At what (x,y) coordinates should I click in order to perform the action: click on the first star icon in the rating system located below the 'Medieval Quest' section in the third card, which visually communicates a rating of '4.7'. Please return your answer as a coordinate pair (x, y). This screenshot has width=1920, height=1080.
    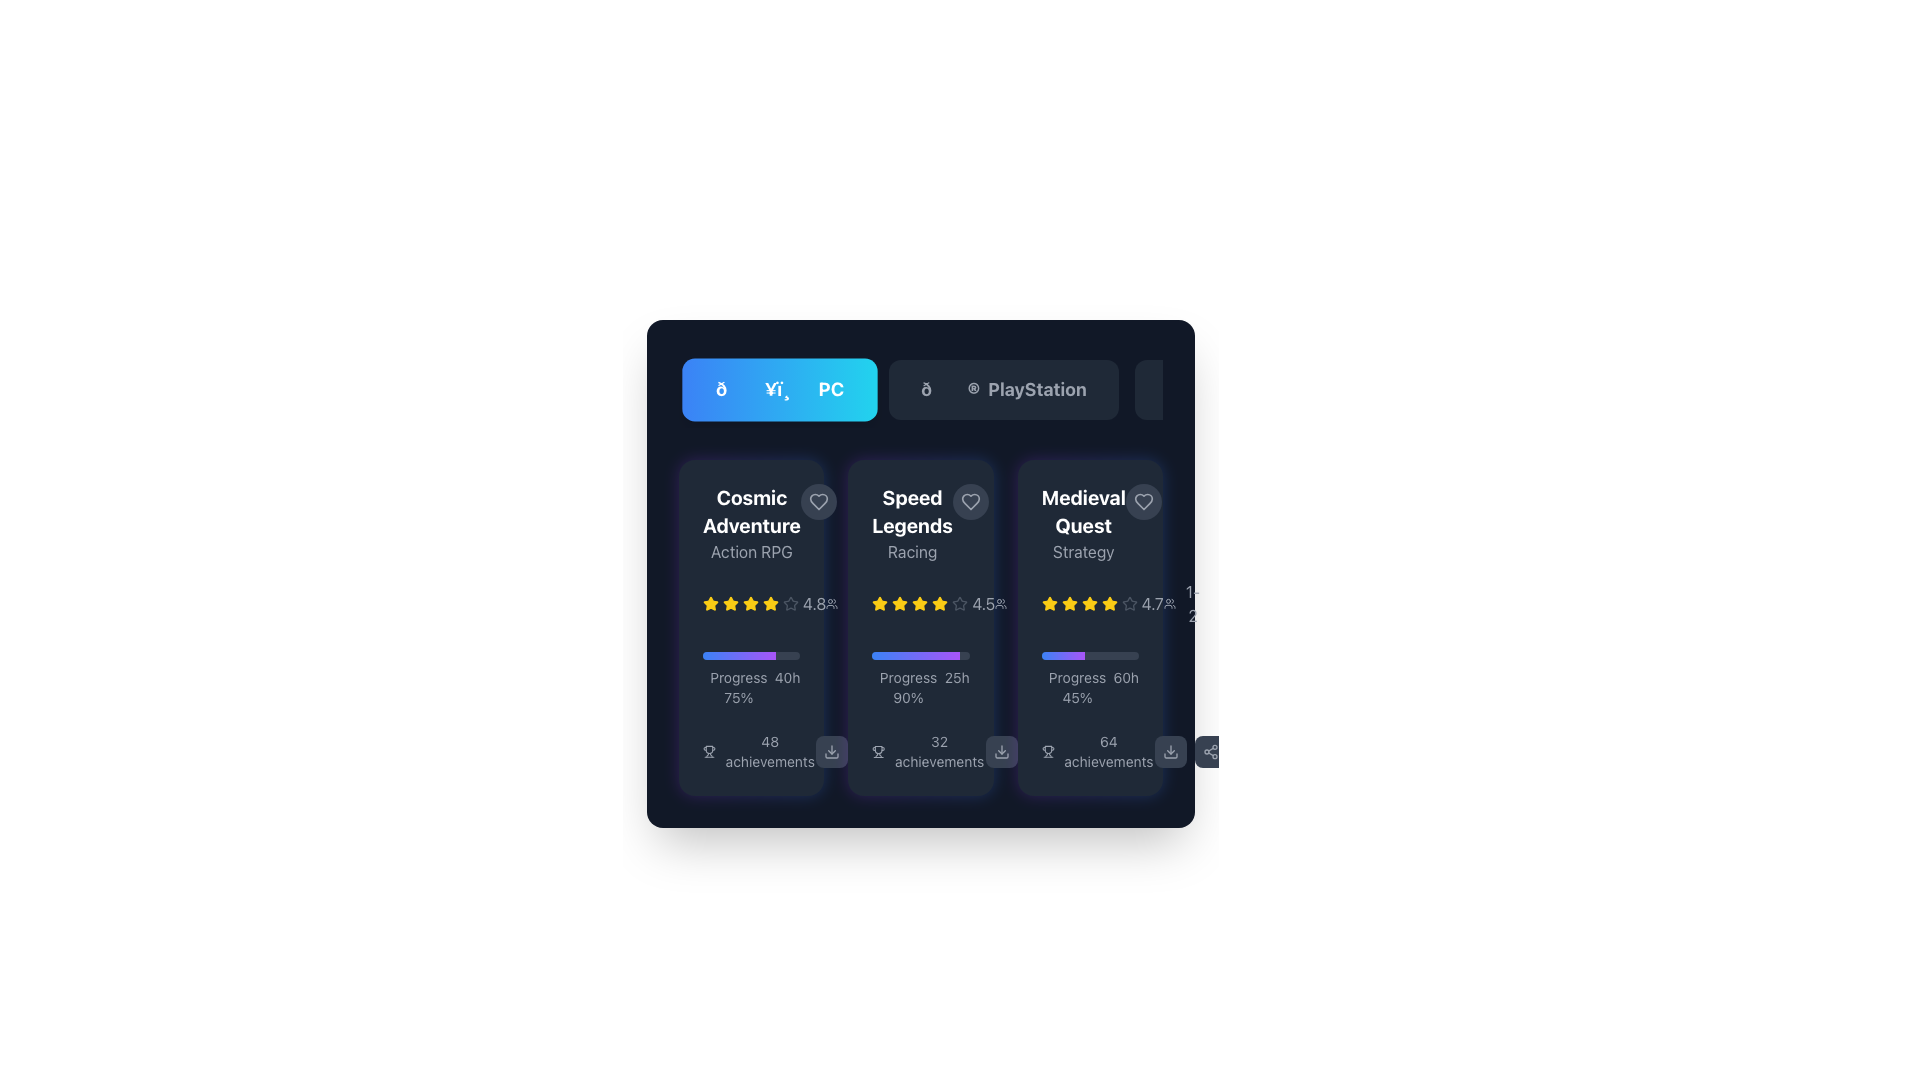
    Looking at the image, I should click on (1048, 603).